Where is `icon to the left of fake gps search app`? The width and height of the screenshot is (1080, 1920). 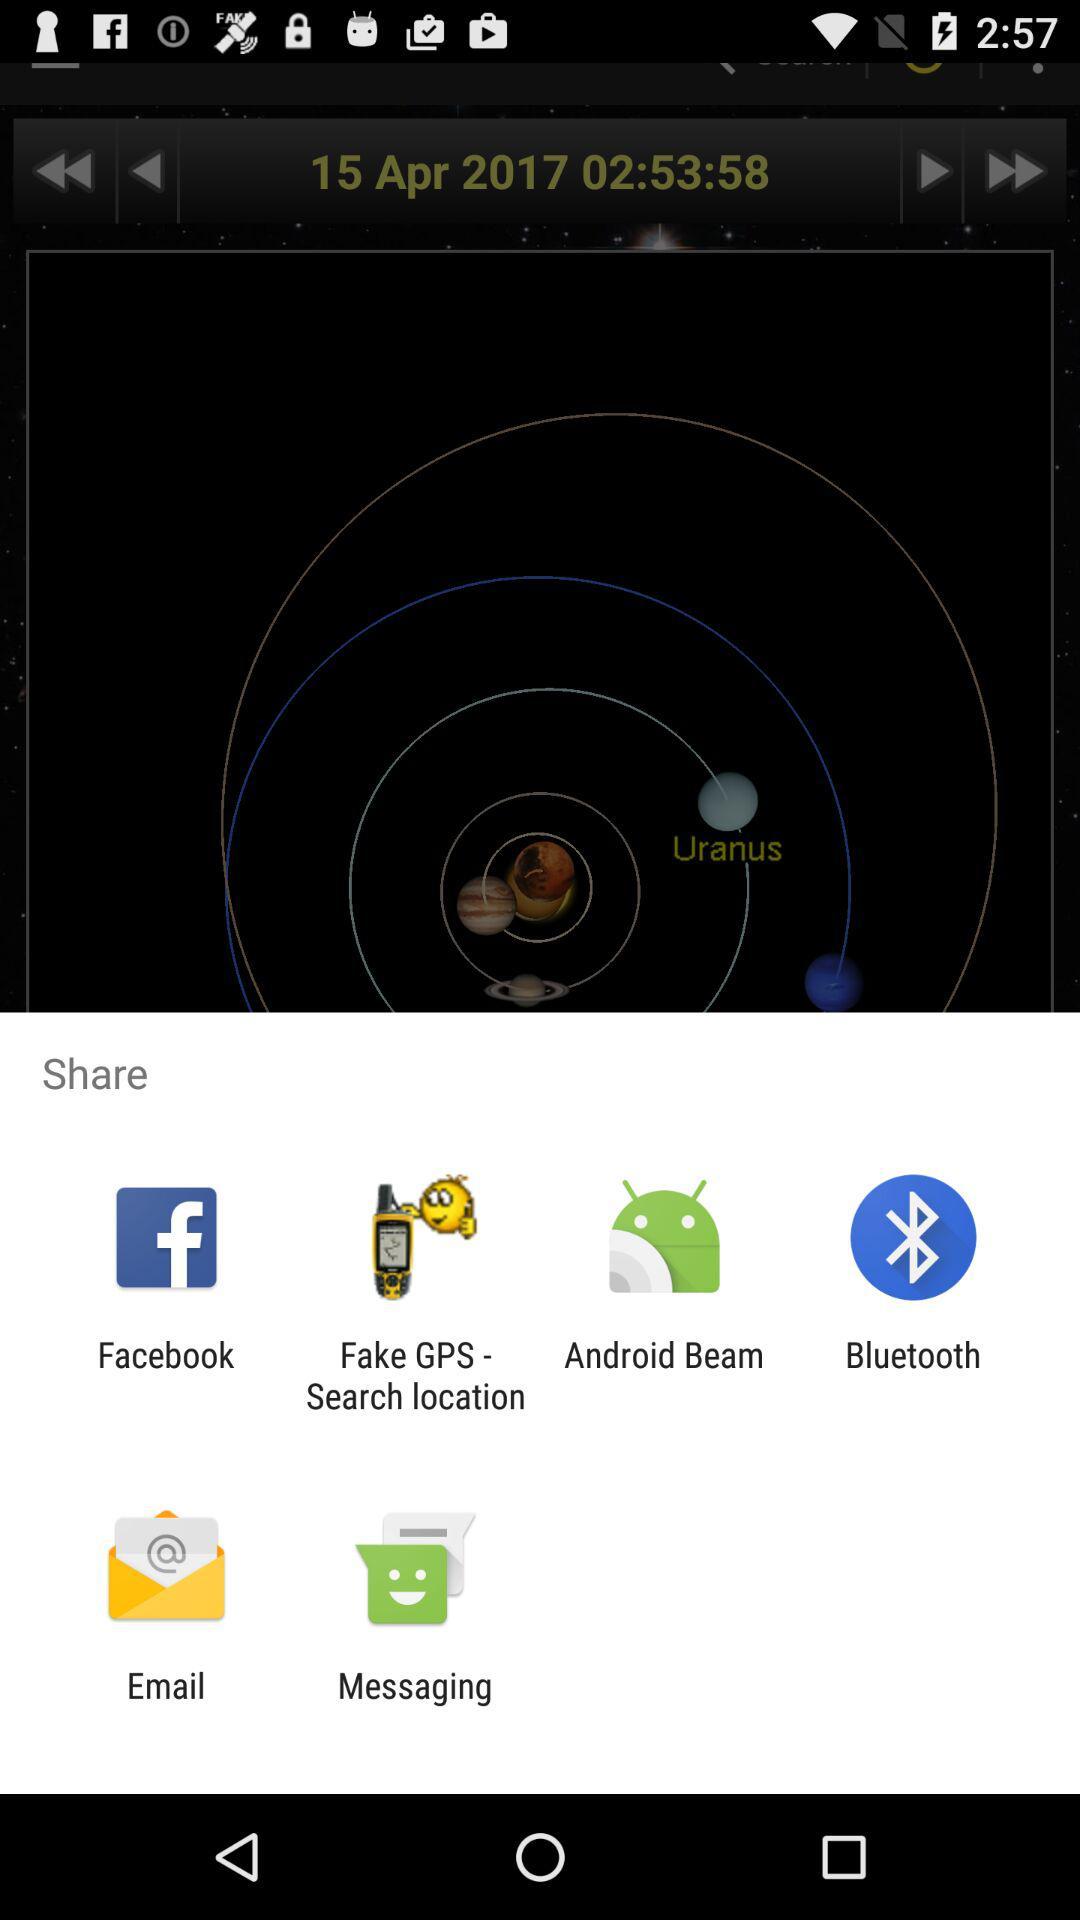 icon to the left of fake gps search app is located at coordinates (165, 1374).